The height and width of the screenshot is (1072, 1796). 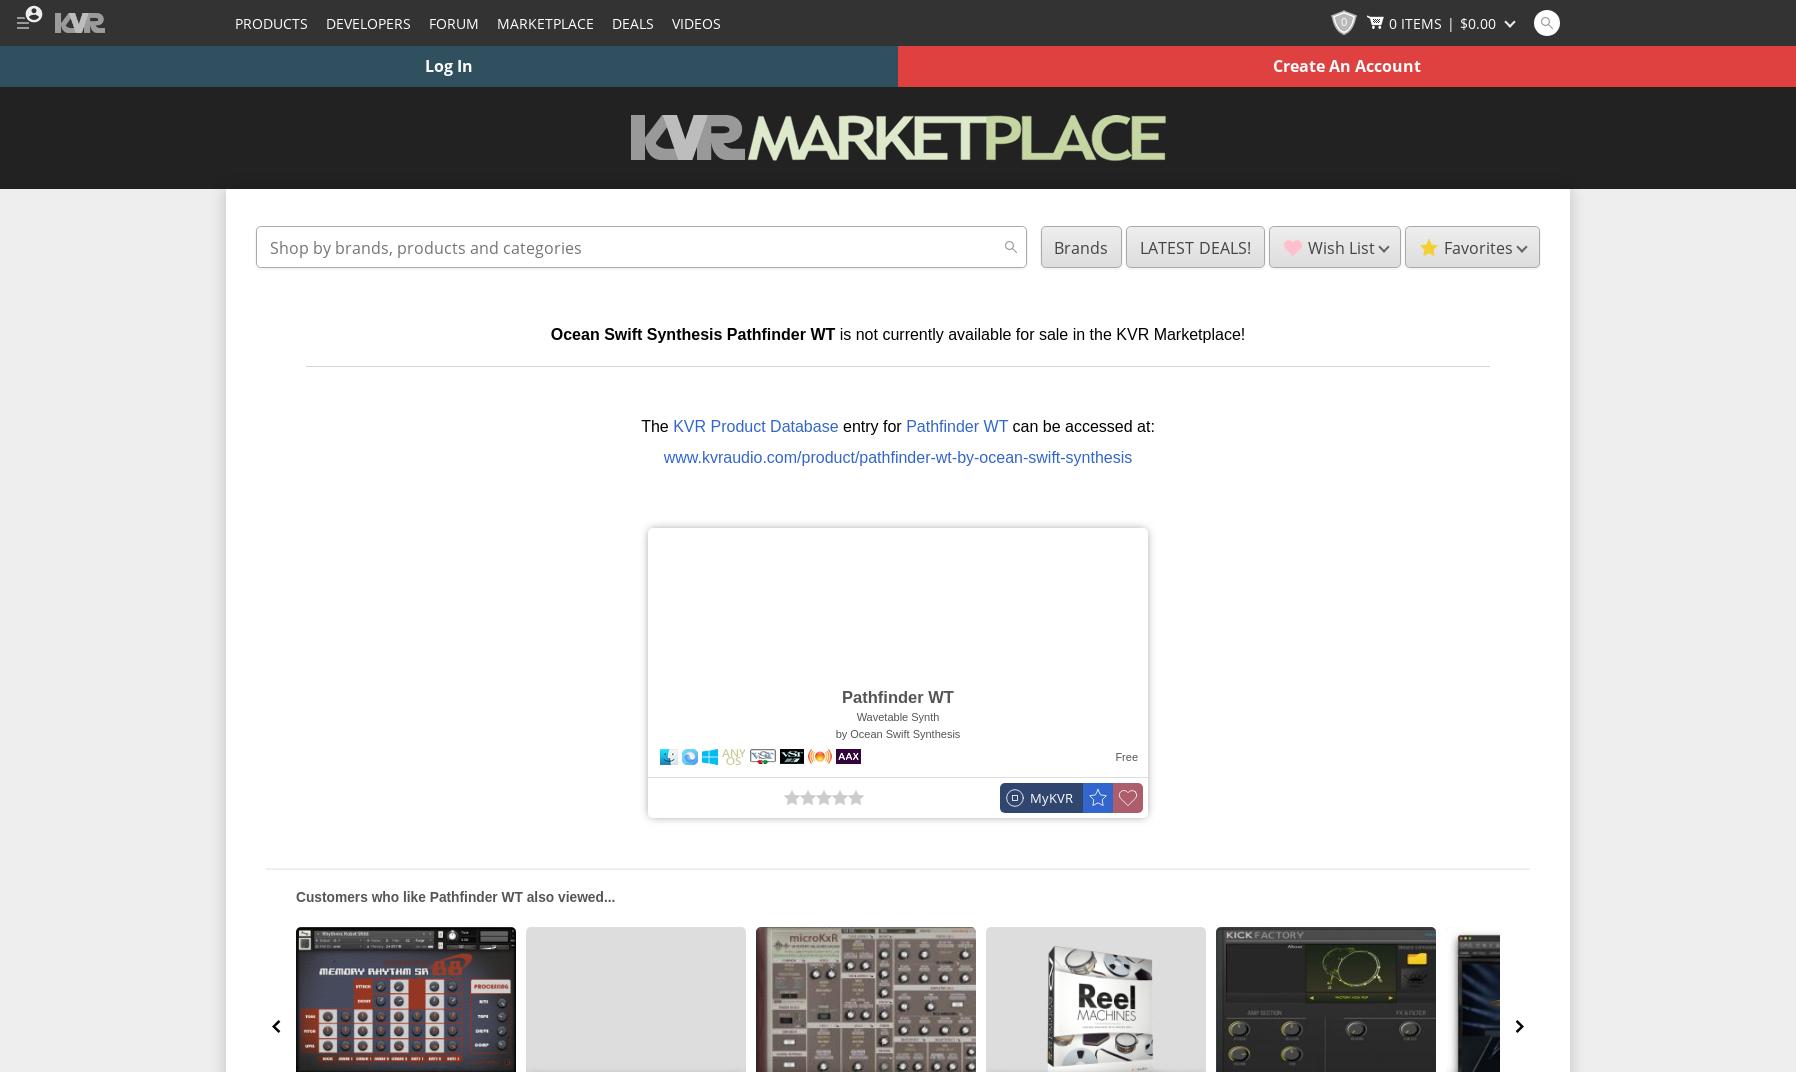 What do you see at coordinates (1462, 21) in the screenshot?
I see `'$'` at bounding box center [1462, 21].